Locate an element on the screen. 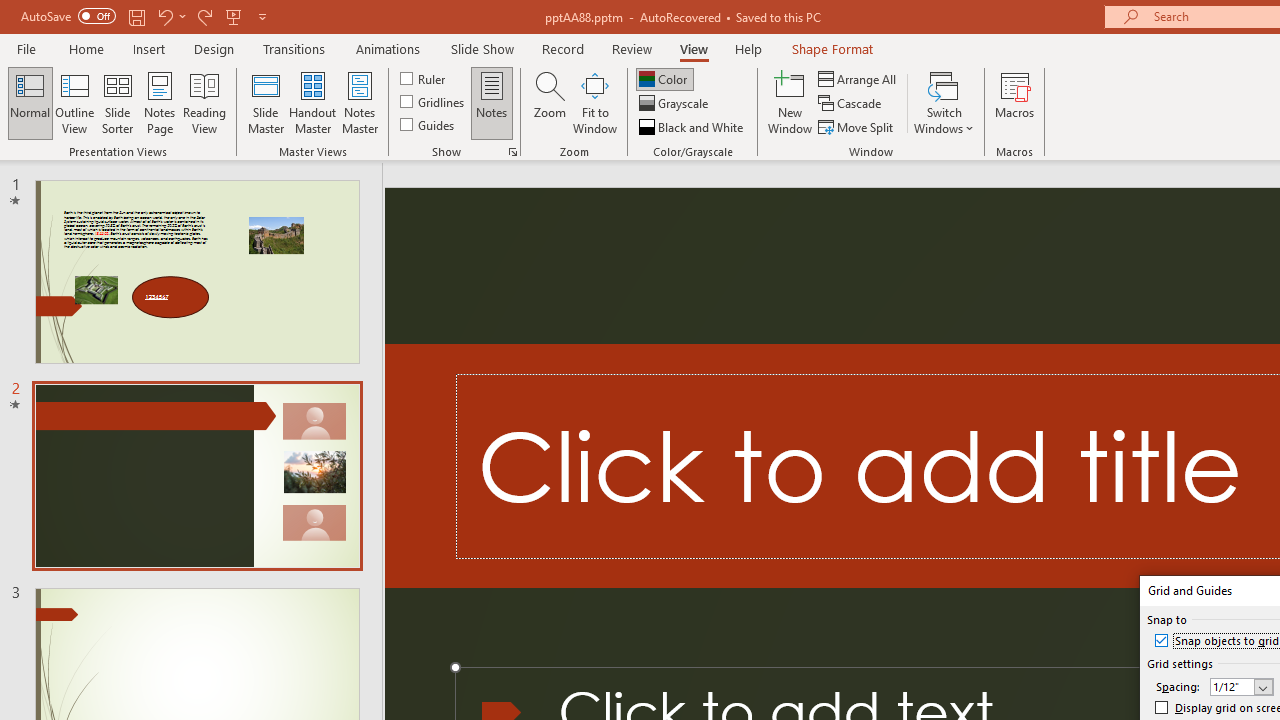 The width and height of the screenshot is (1280, 720). 'Zoom...' is located at coordinates (549, 103).